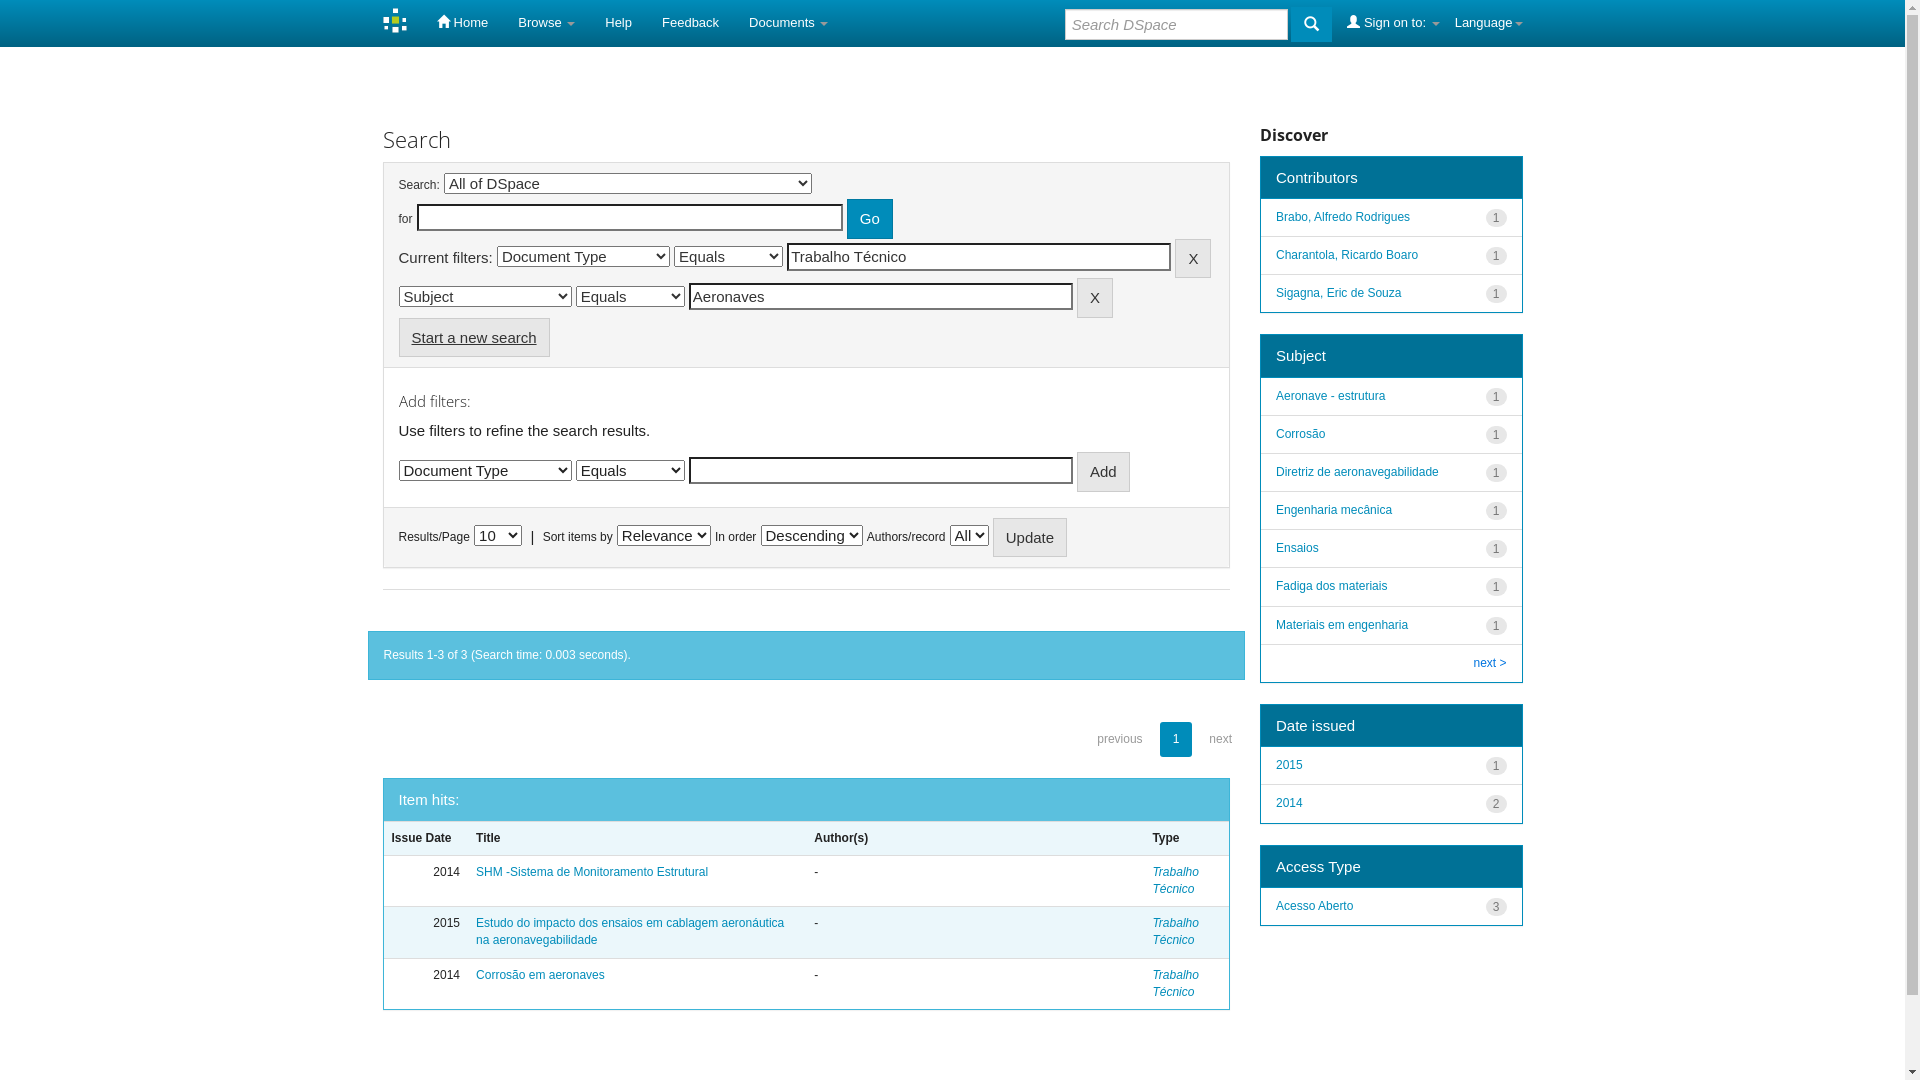 The image size is (1920, 1080). What do you see at coordinates (787, 22) in the screenshot?
I see `'Documents'` at bounding box center [787, 22].